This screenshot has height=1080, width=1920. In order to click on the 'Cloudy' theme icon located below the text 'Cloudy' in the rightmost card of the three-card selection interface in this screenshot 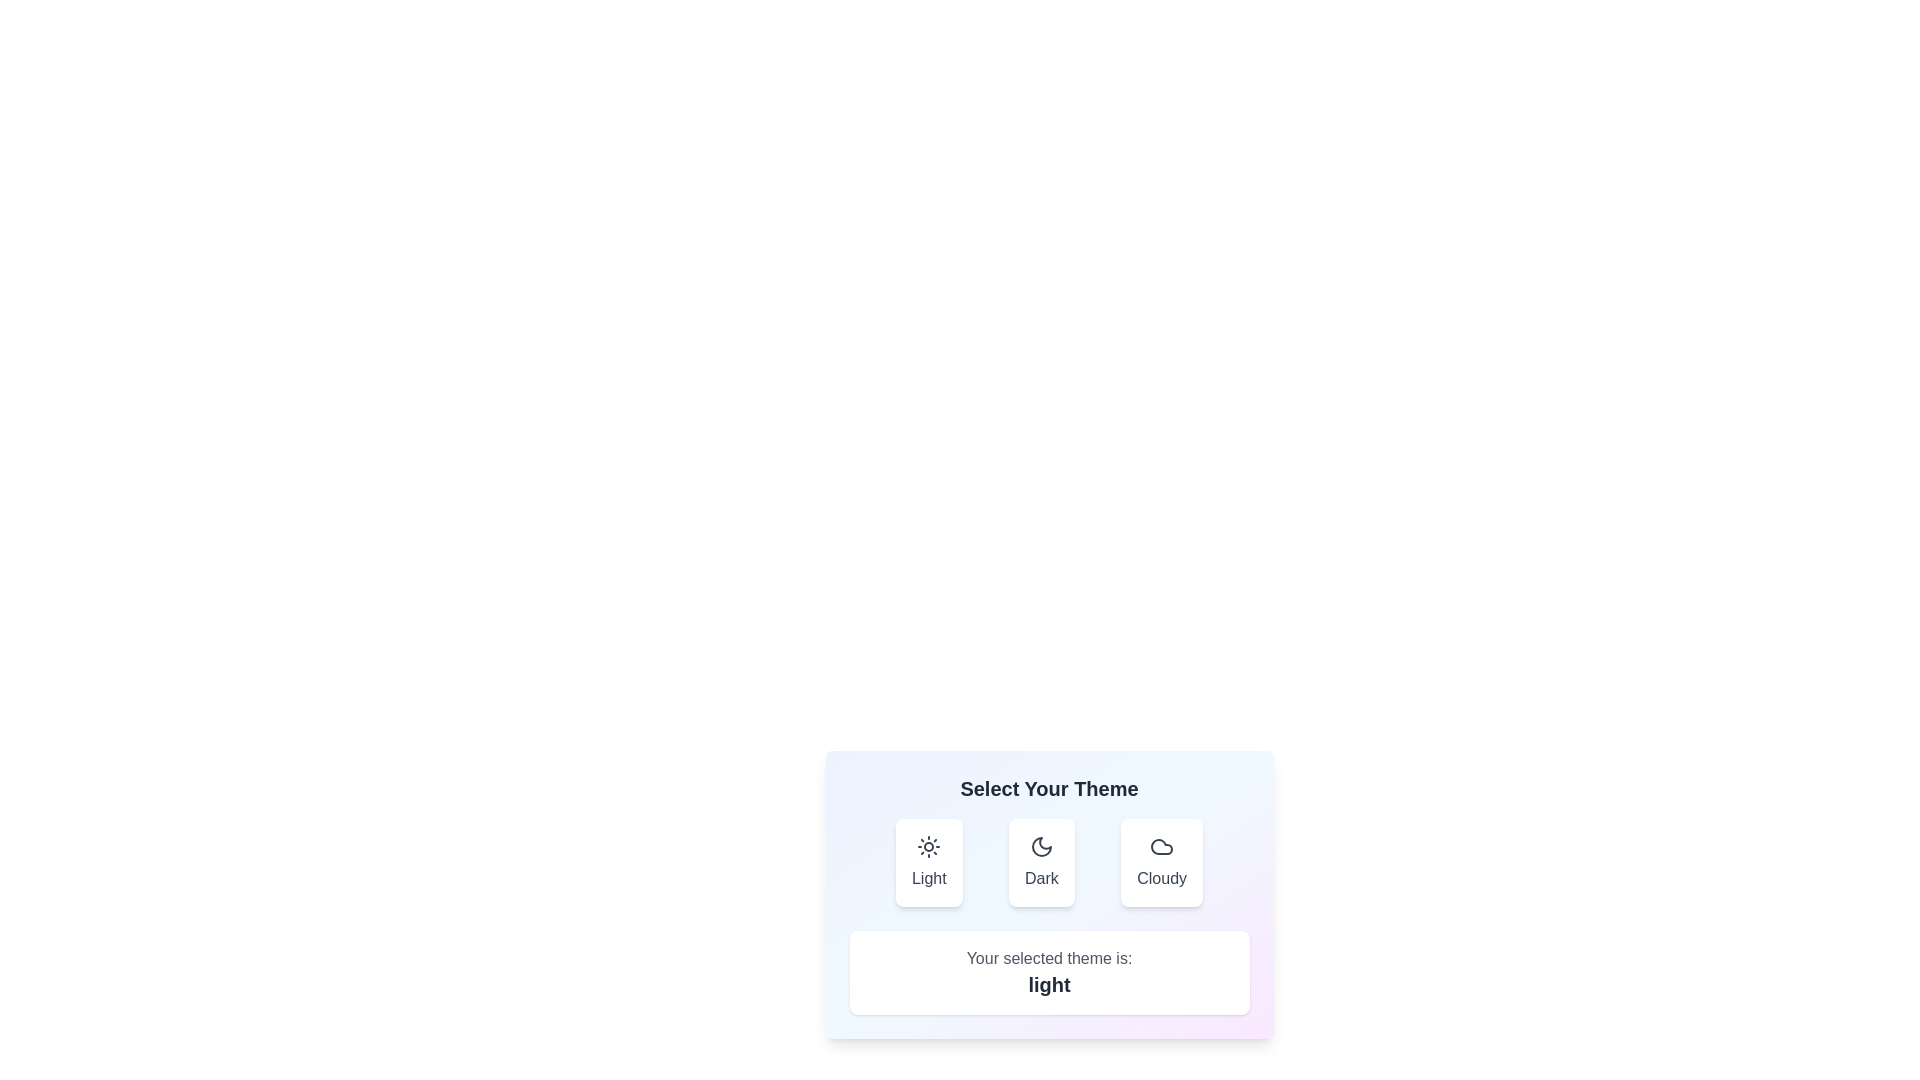, I will do `click(1162, 847)`.